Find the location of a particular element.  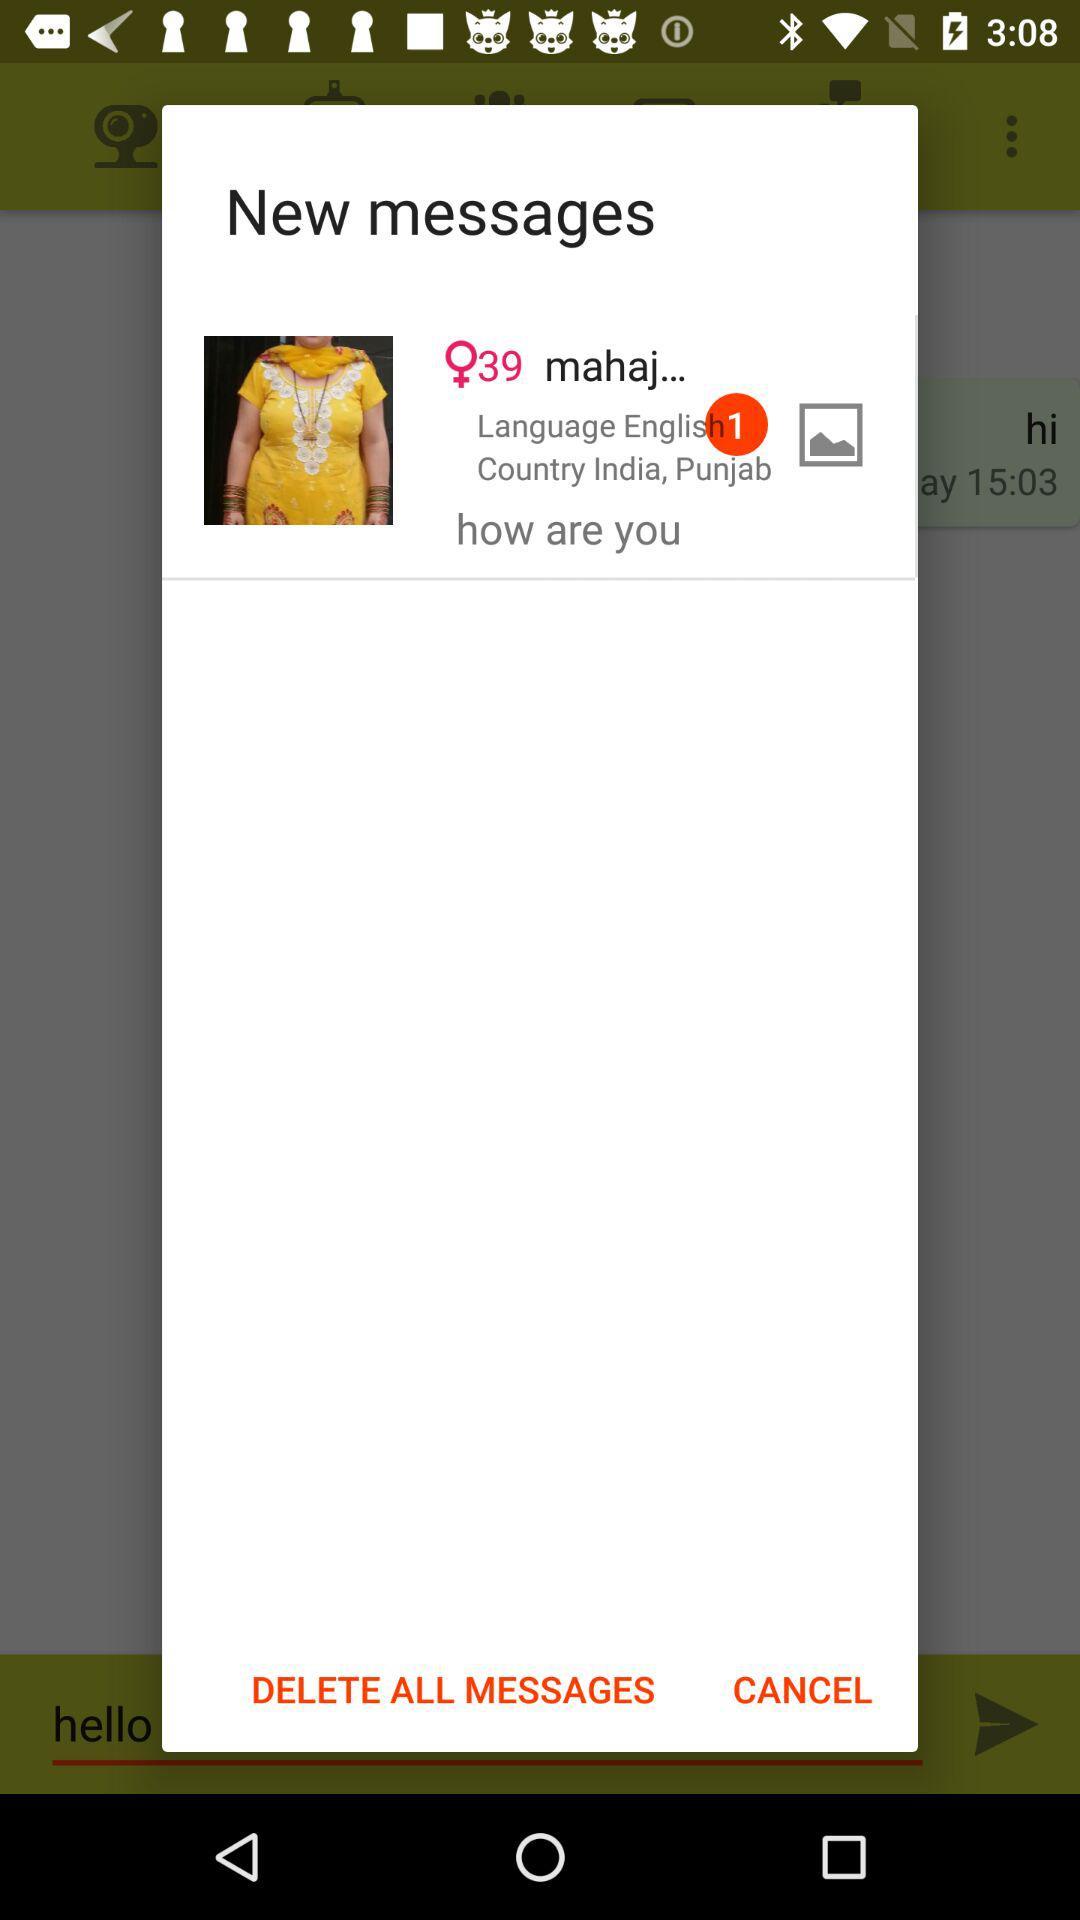

user 's profile is located at coordinates (298, 429).